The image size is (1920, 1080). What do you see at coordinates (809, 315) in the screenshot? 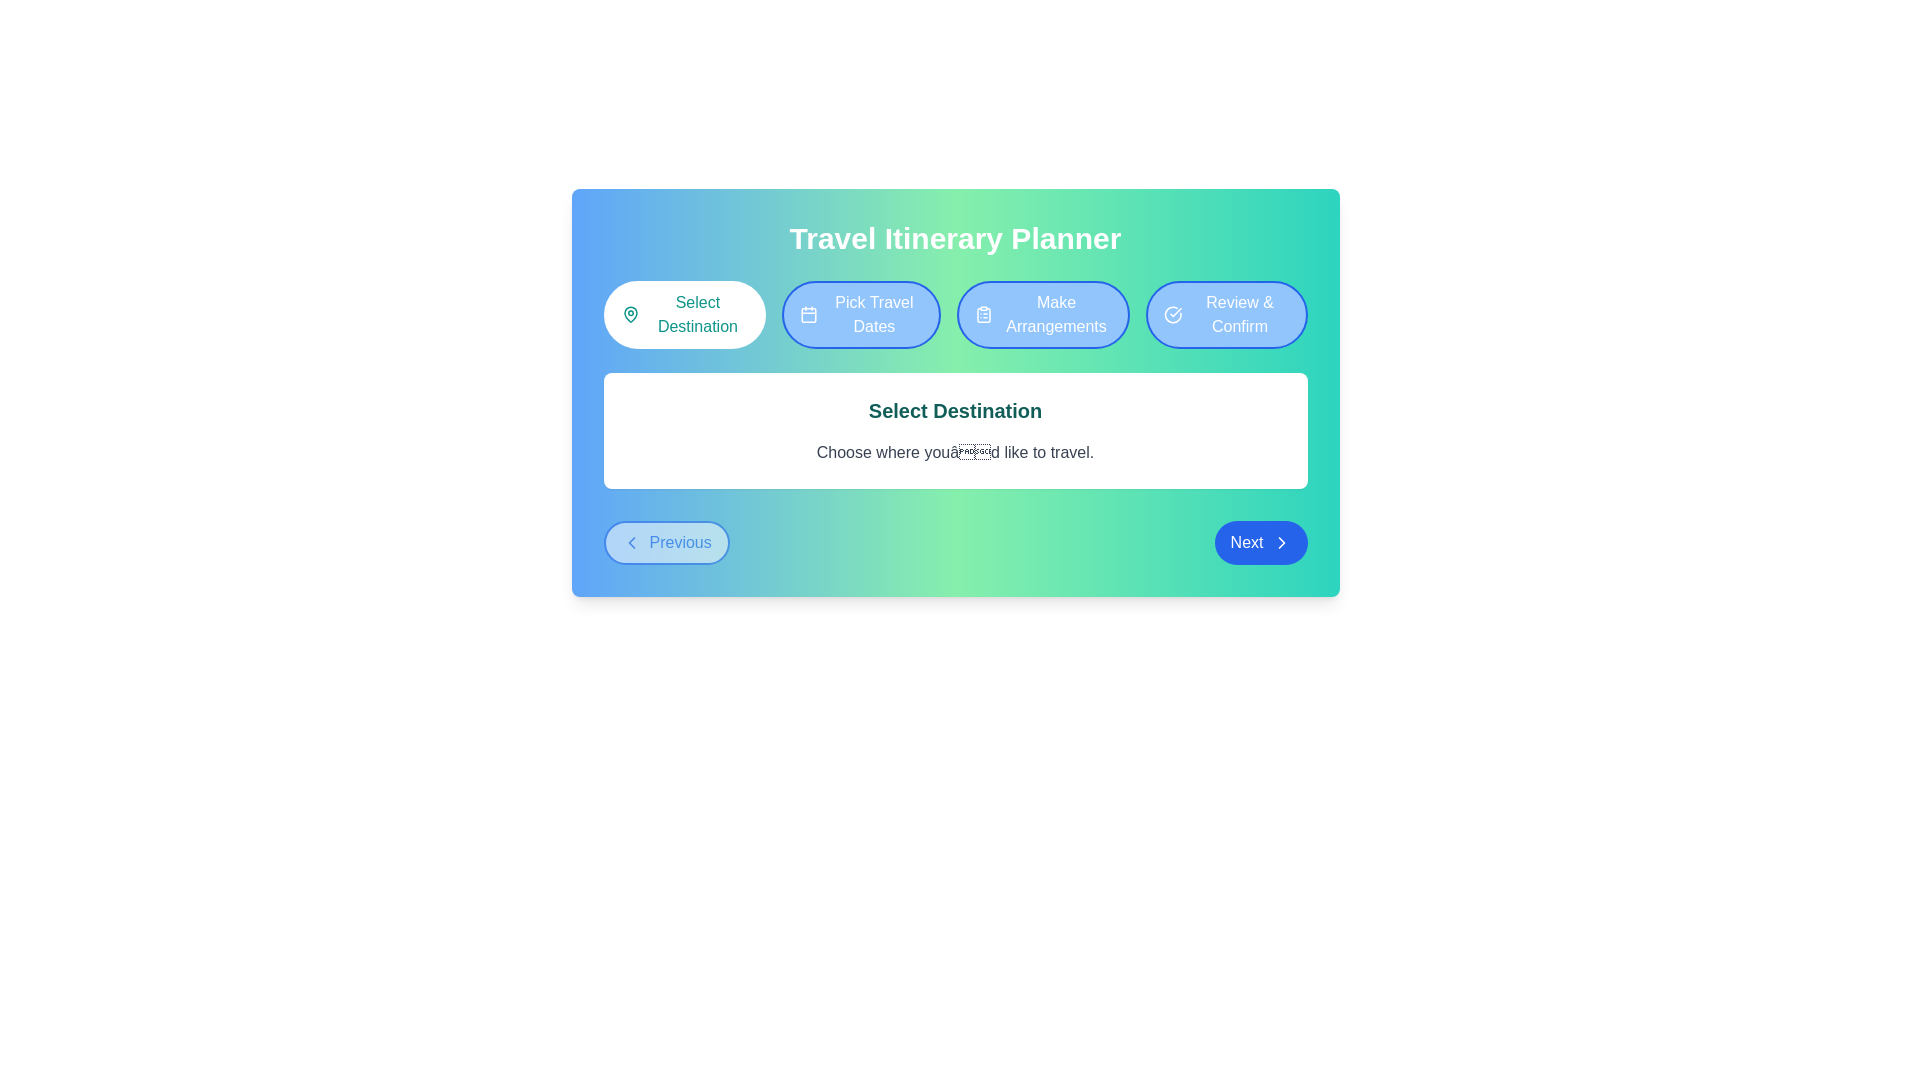
I see `the calendar icon, which is an SVG styled in an outline design, located to the left of the 'Pick Travel Dates' text` at bounding box center [809, 315].